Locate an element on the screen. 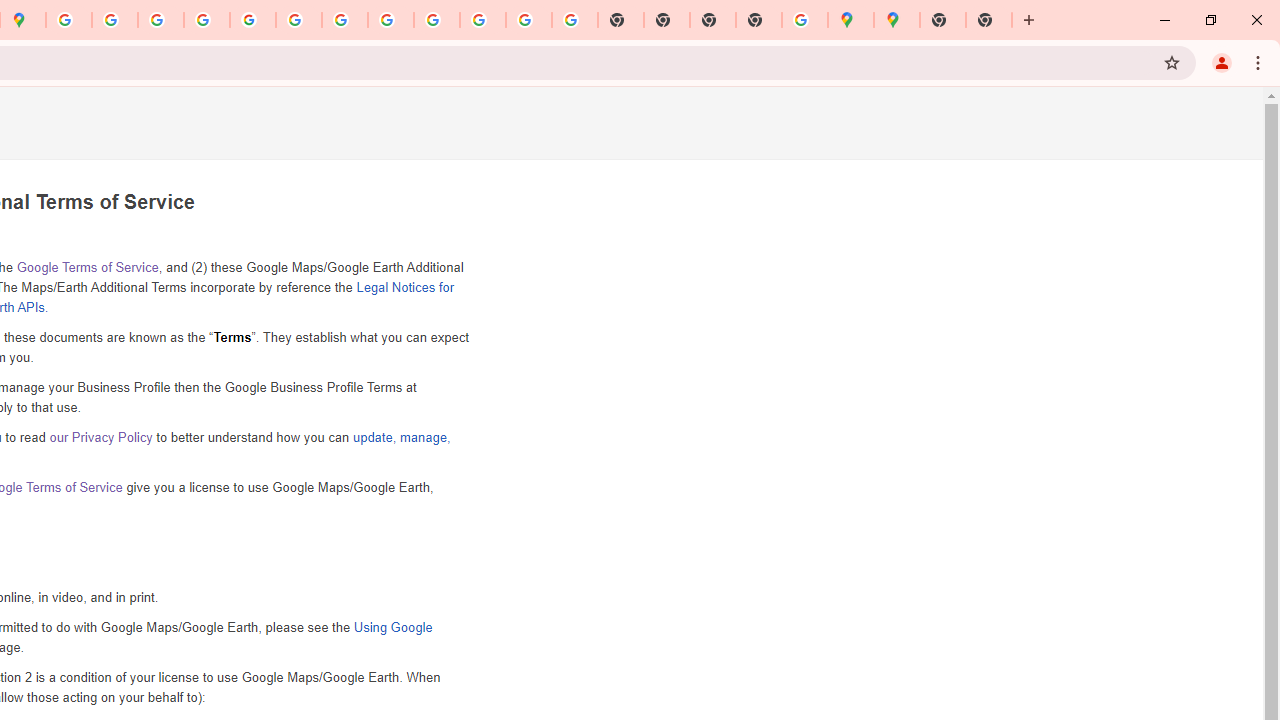  'New Tab' is located at coordinates (989, 20).